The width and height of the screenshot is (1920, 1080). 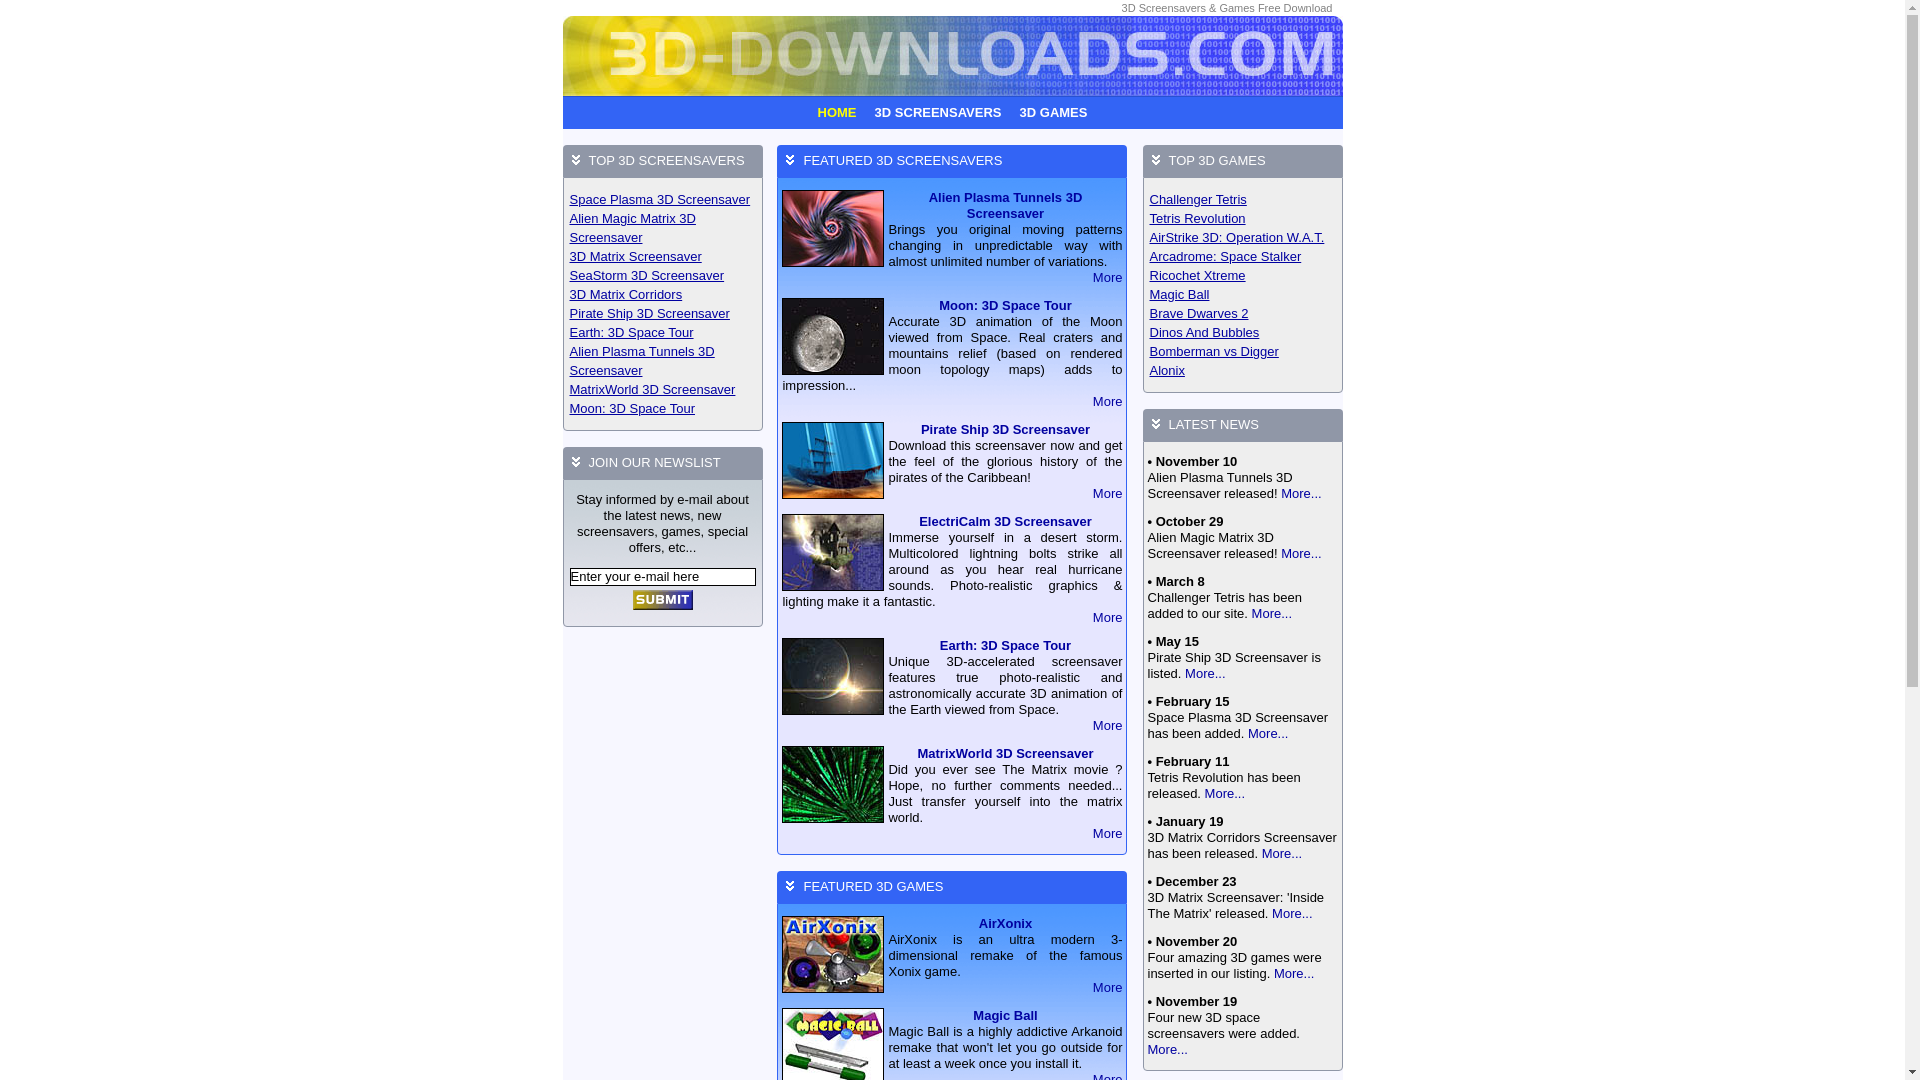 What do you see at coordinates (1242, 255) in the screenshot?
I see `'Arcadrome: Space Stalker'` at bounding box center [1242, 255].